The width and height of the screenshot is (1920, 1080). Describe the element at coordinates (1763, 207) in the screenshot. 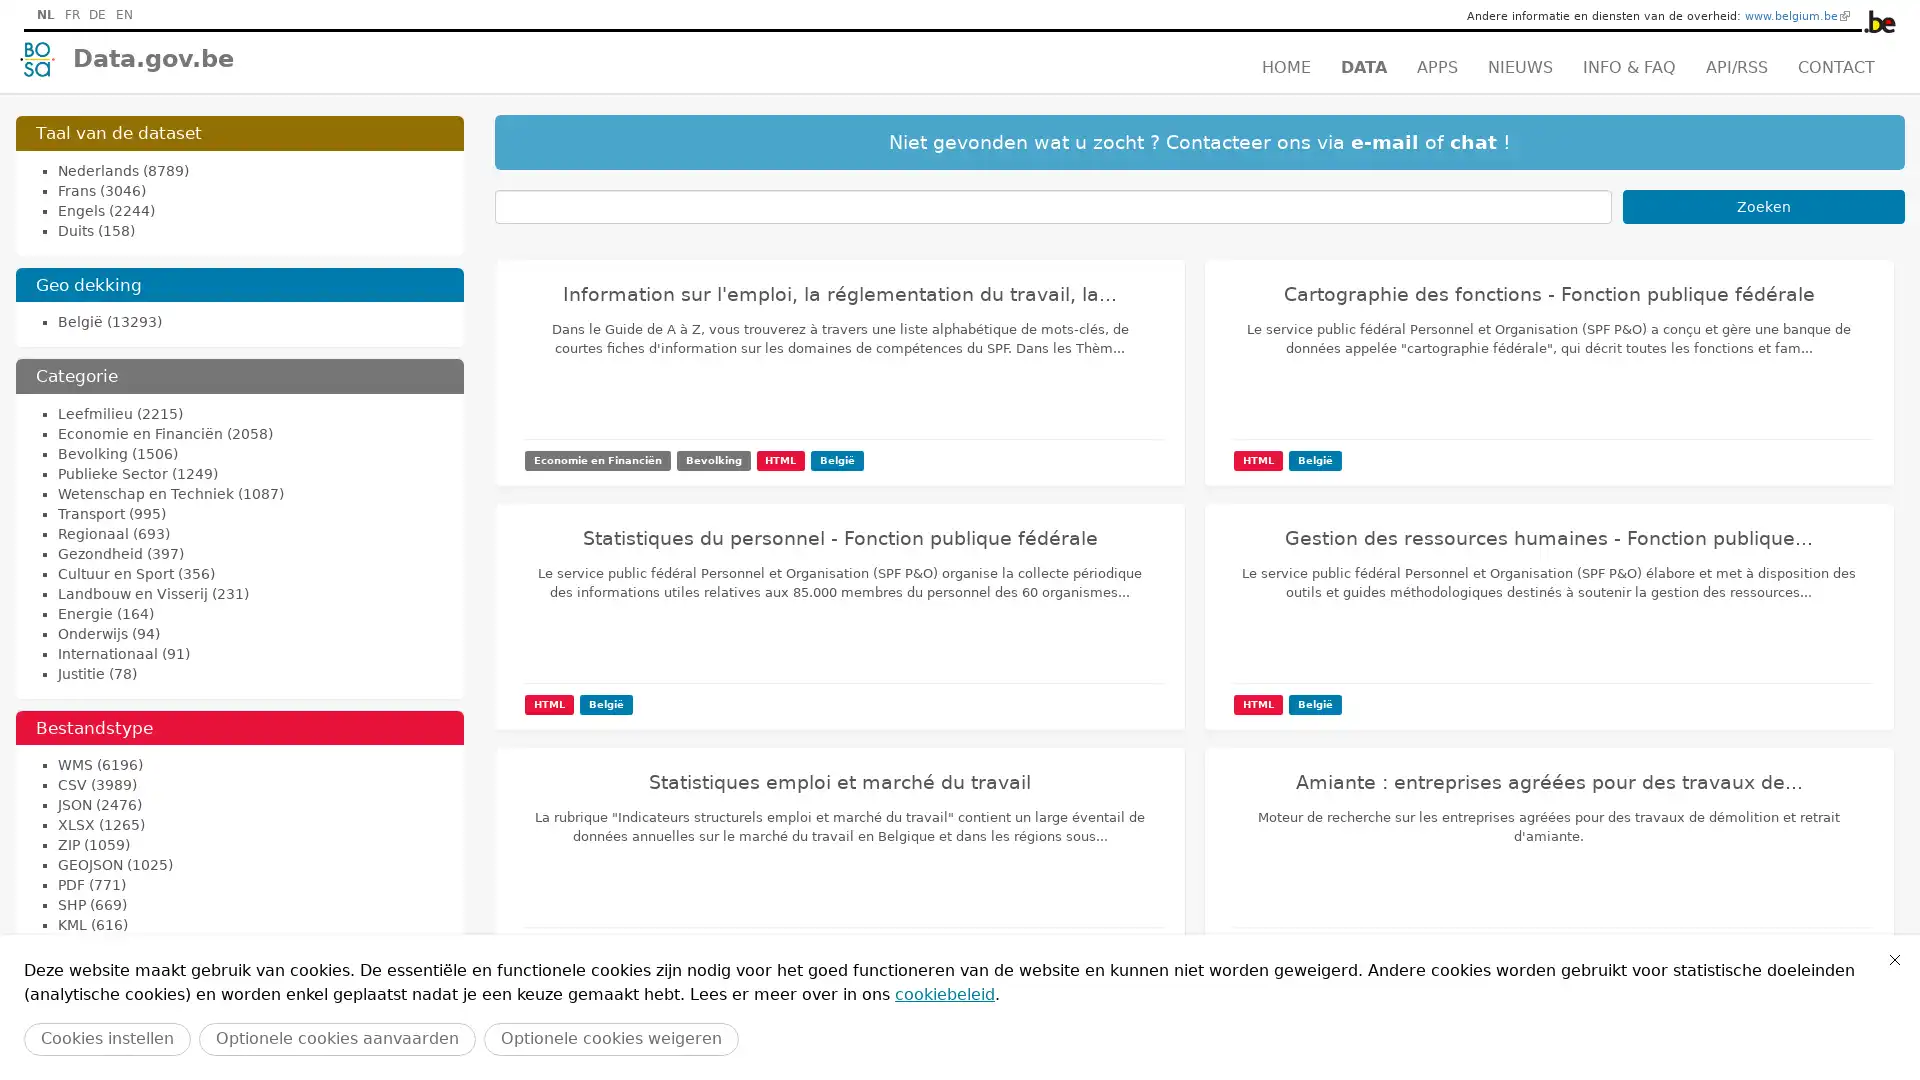

I see `Zoeken` at that location.